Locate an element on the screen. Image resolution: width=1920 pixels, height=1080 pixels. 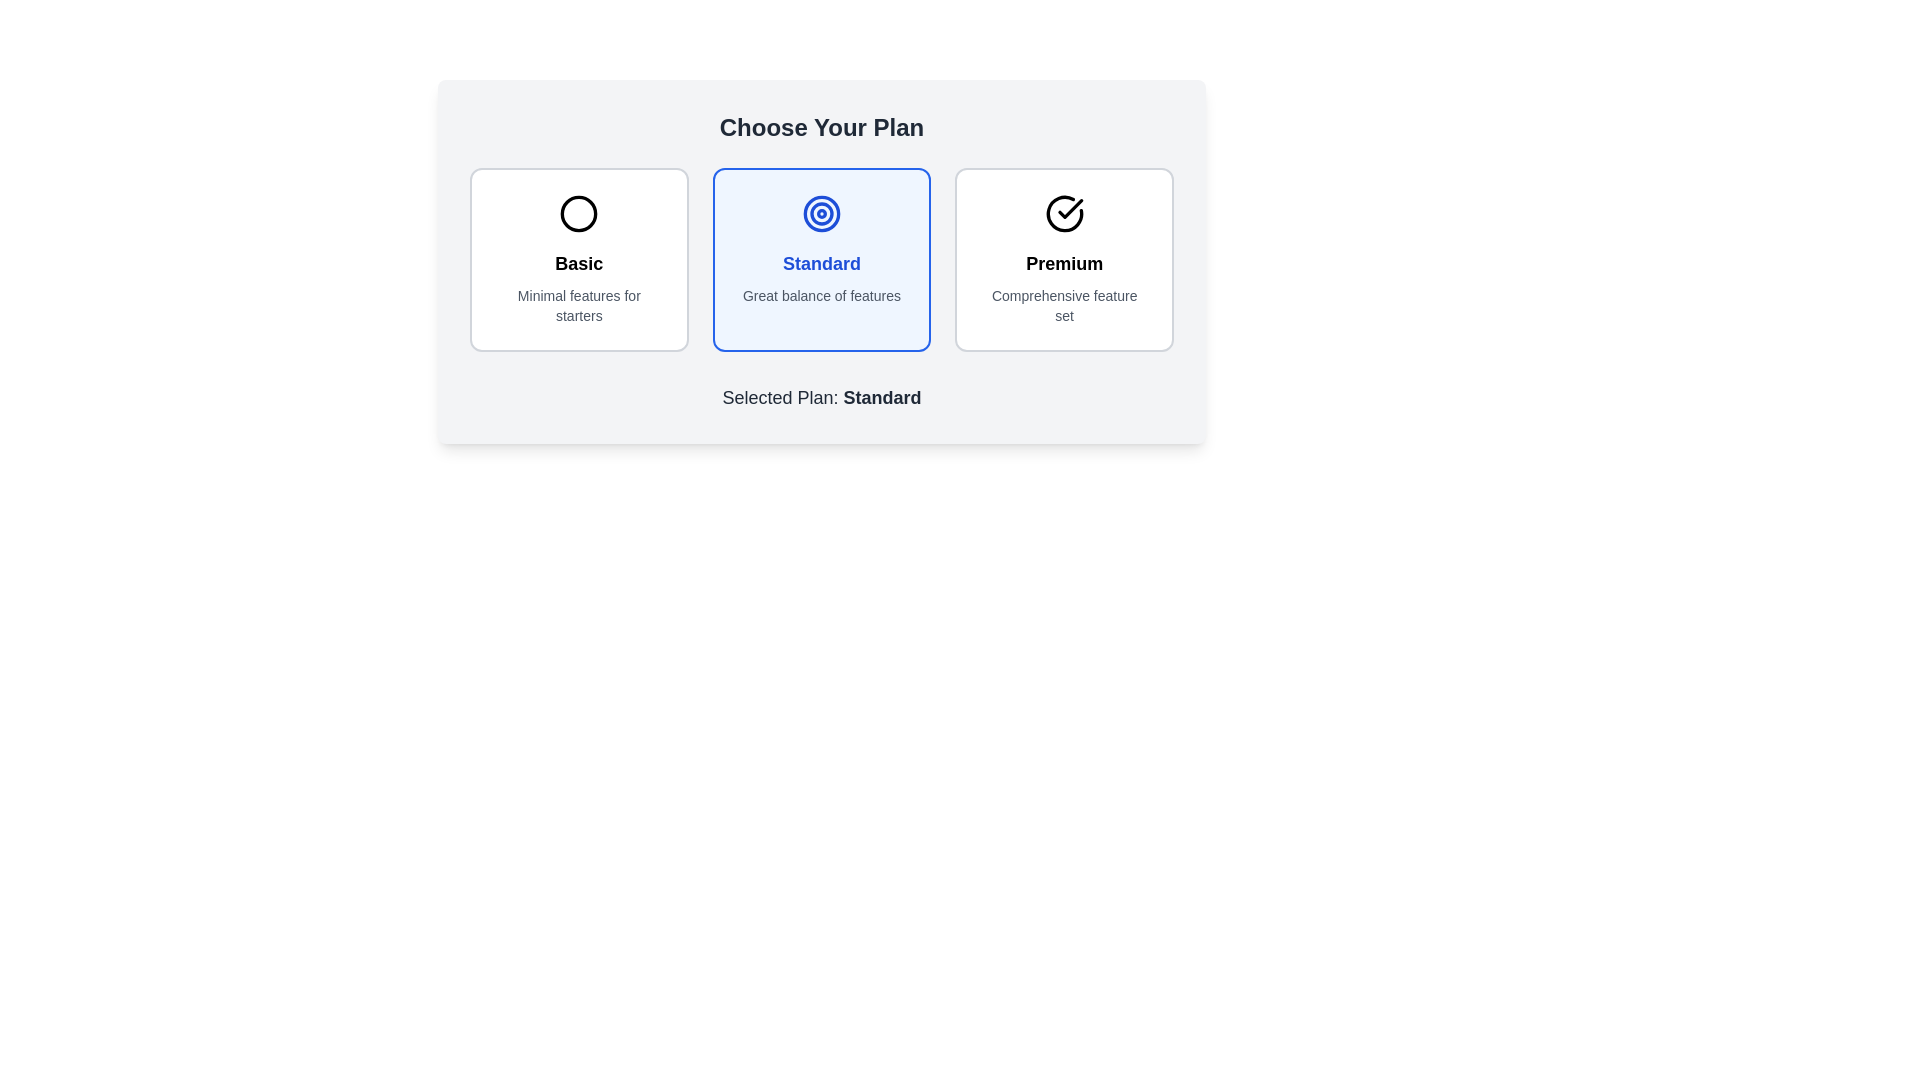
the central circle of the SVG icon representing the 'Basic' plan option, which is located above the text 'Basic' in the leftmost plan selection card under the 'Choose Your Plan' section is located at coordinates (578, 213).